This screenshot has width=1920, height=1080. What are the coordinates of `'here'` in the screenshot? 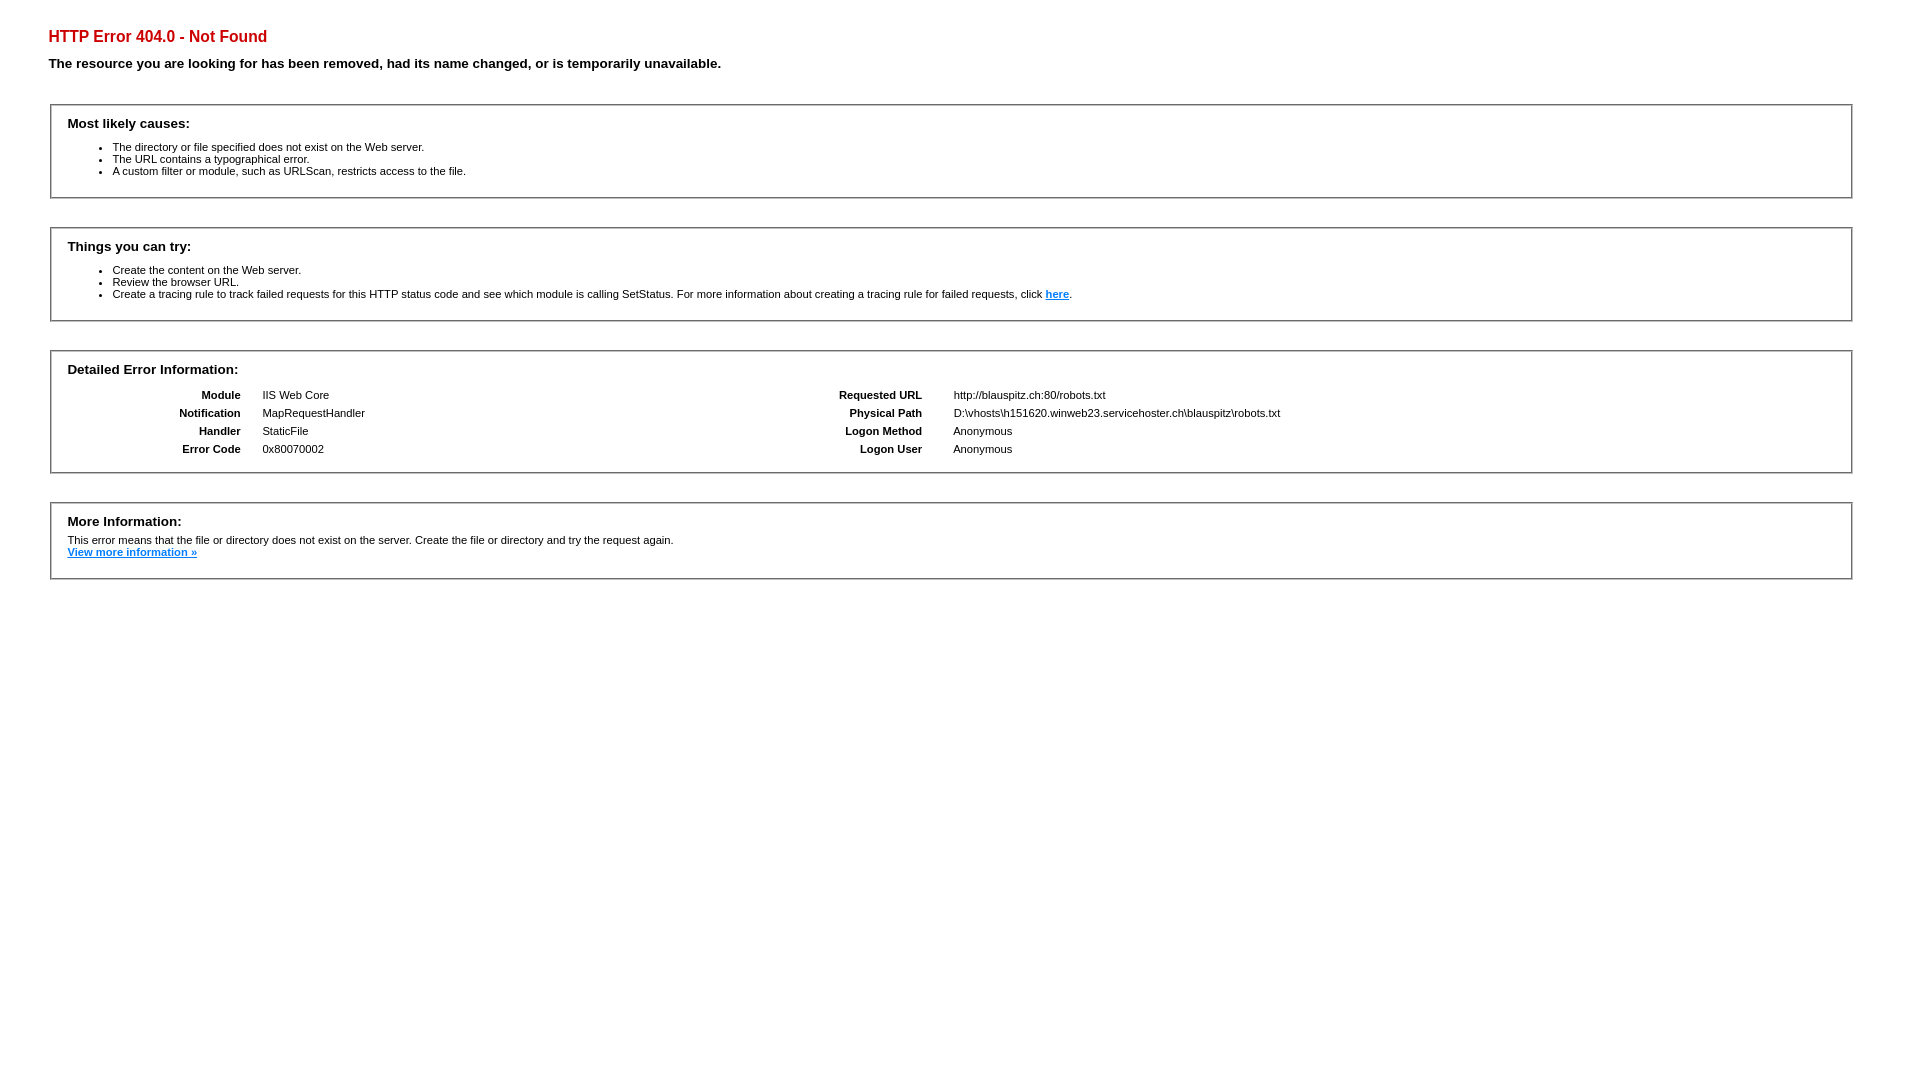 It's located at (1045, 293).